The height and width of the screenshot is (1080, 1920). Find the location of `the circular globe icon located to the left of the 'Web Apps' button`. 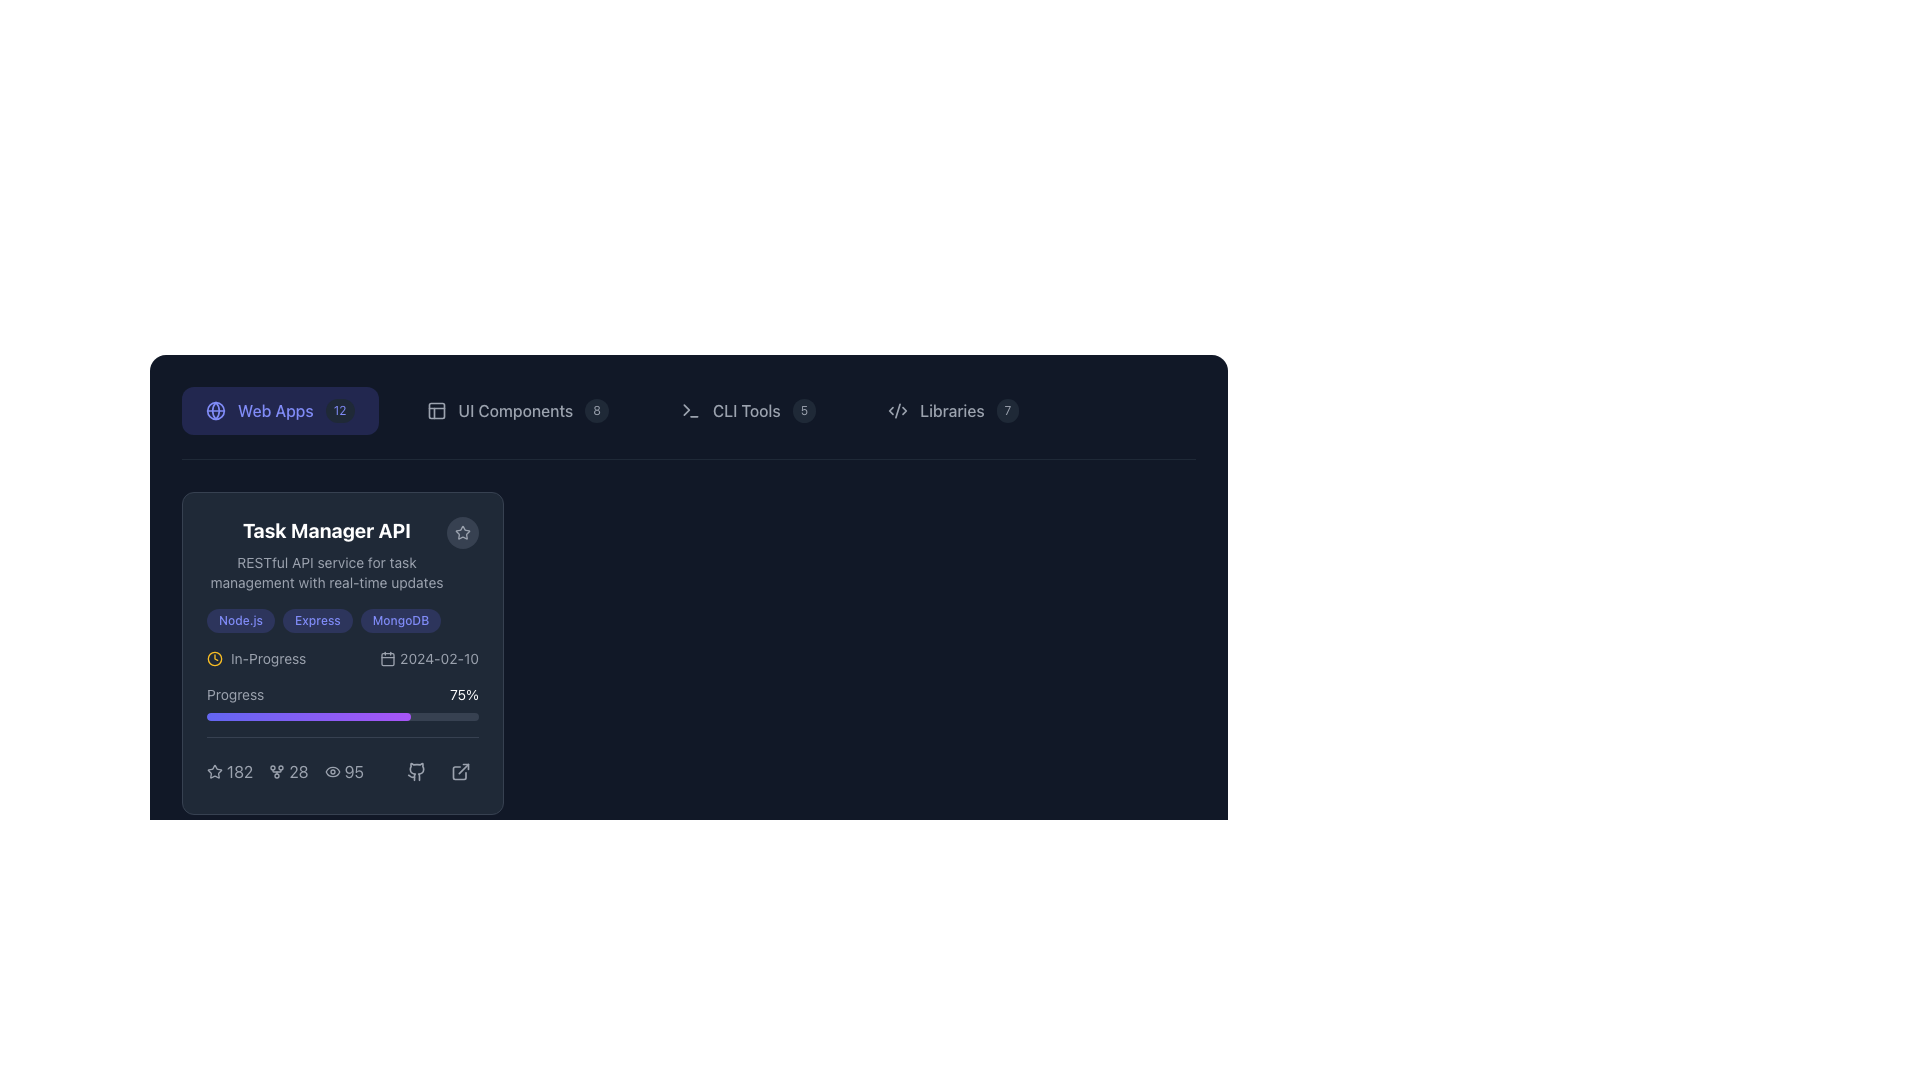

the circular globe icon located to the left of the 'Web Apps' button is located at coordinates (216, 410).